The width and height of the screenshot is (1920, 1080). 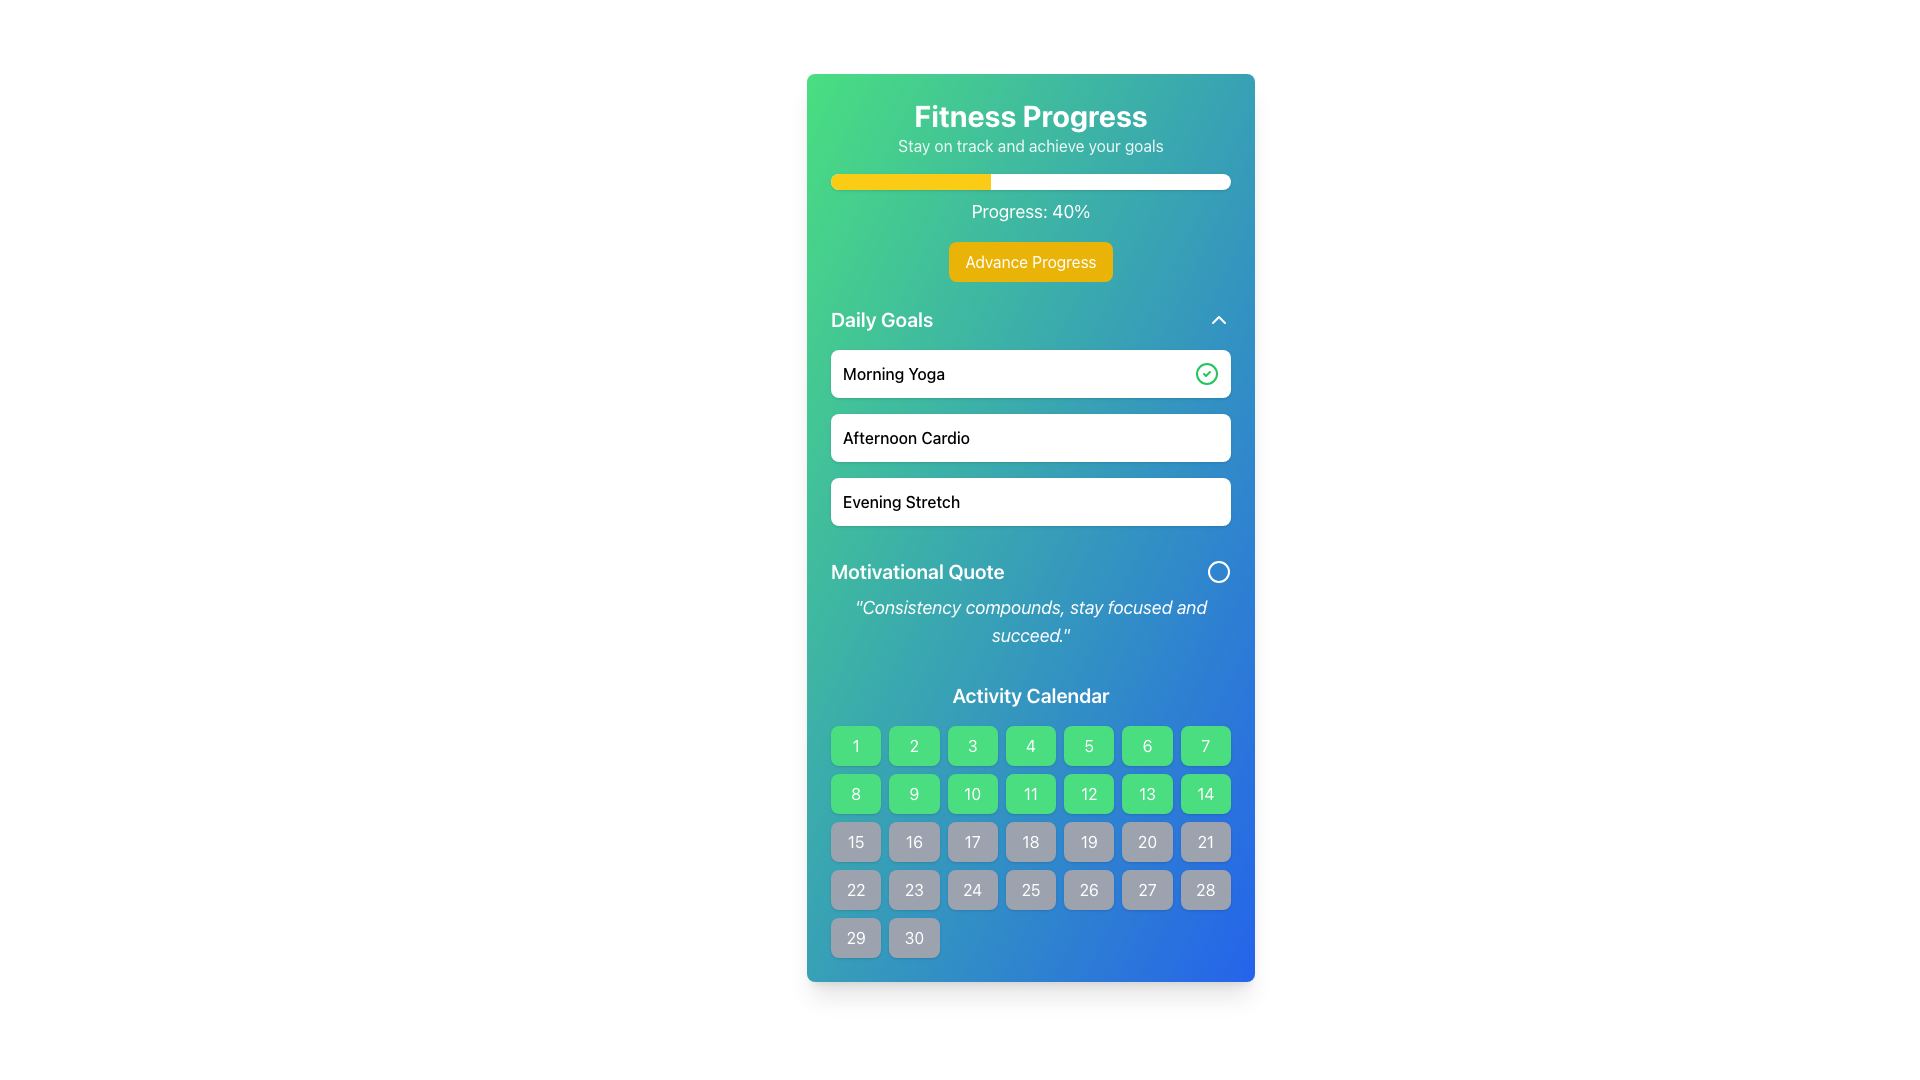 What do you see at coordinates (1031, 793) in the screenshot?
I see `the Interactive calendar cell displaying the number '11', which is a green rounded rectangle in the Activity Calendar grid` at bounding box center [1031, 793].